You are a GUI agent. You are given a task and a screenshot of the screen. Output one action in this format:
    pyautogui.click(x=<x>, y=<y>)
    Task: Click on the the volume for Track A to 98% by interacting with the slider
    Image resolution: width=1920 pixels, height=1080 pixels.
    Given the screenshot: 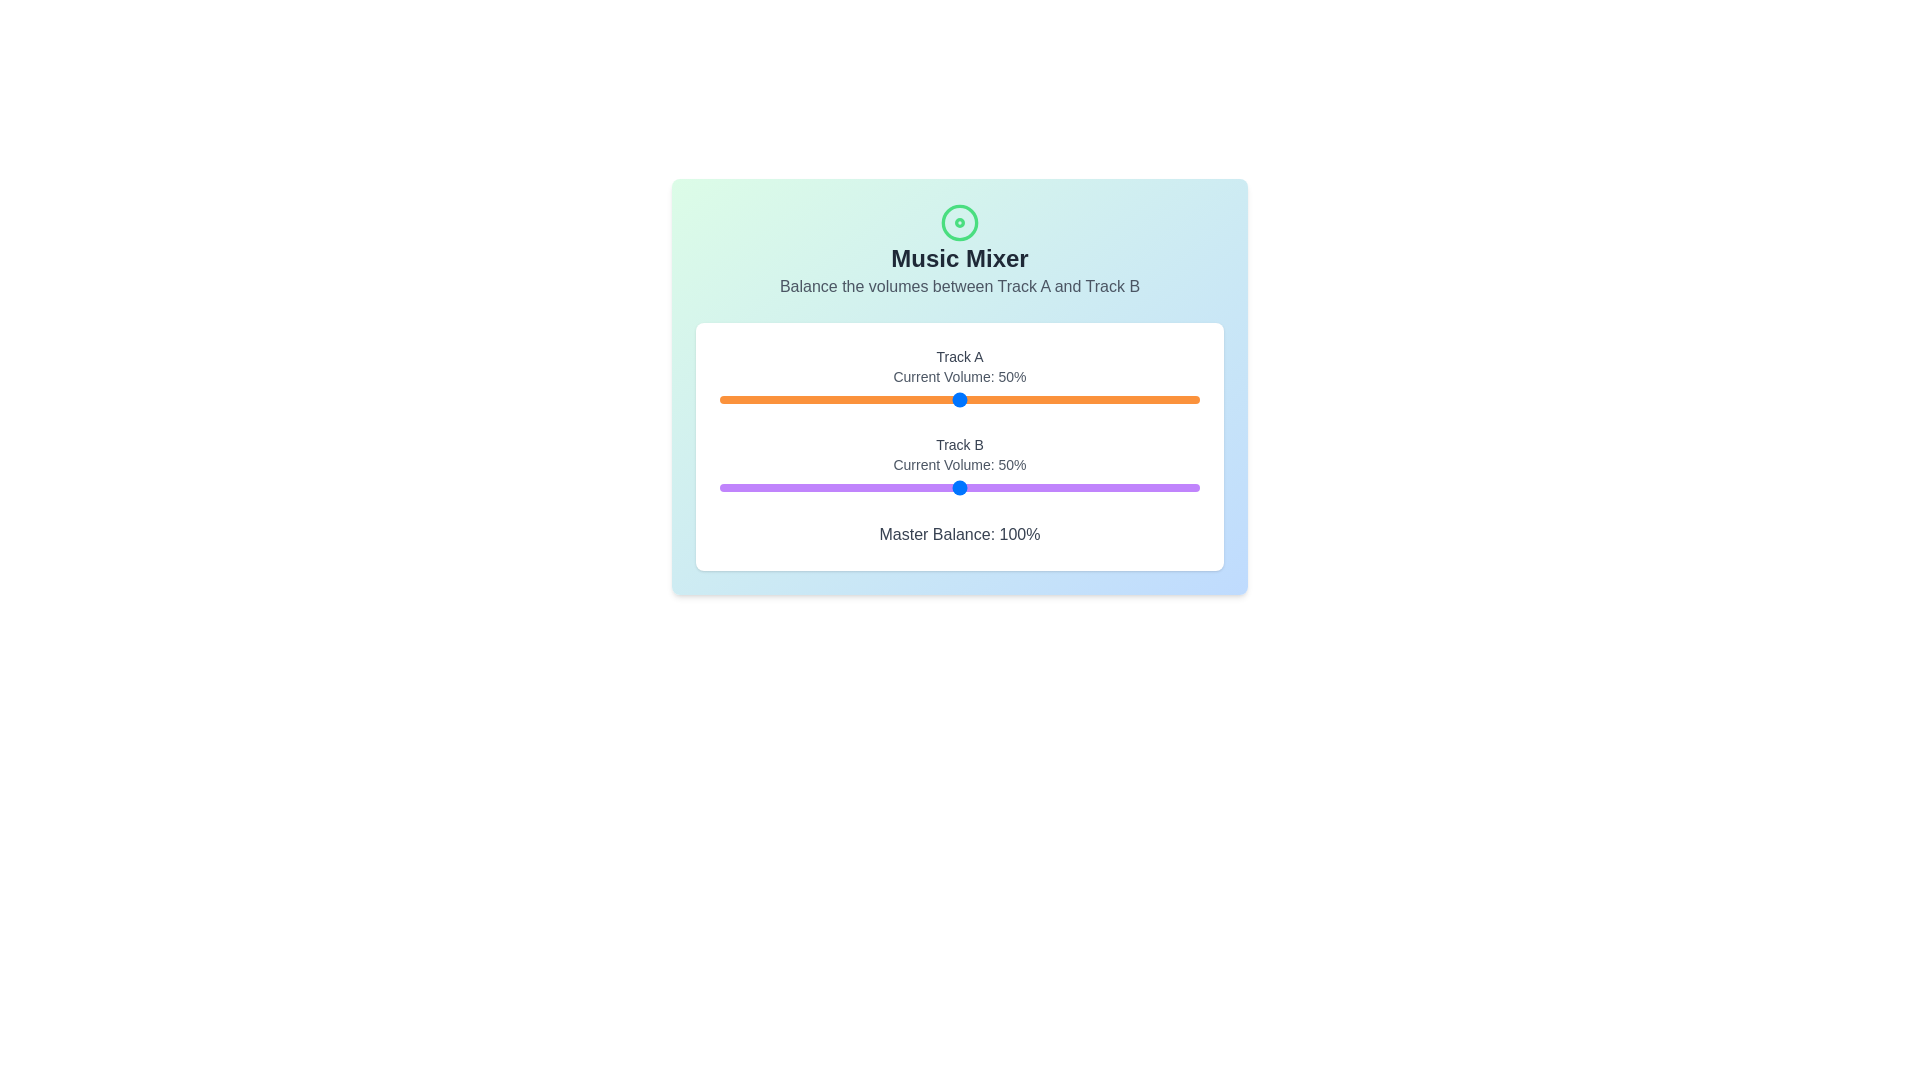 What is the action you would take?
    pyautogui.click(x=1190, y=400)
    